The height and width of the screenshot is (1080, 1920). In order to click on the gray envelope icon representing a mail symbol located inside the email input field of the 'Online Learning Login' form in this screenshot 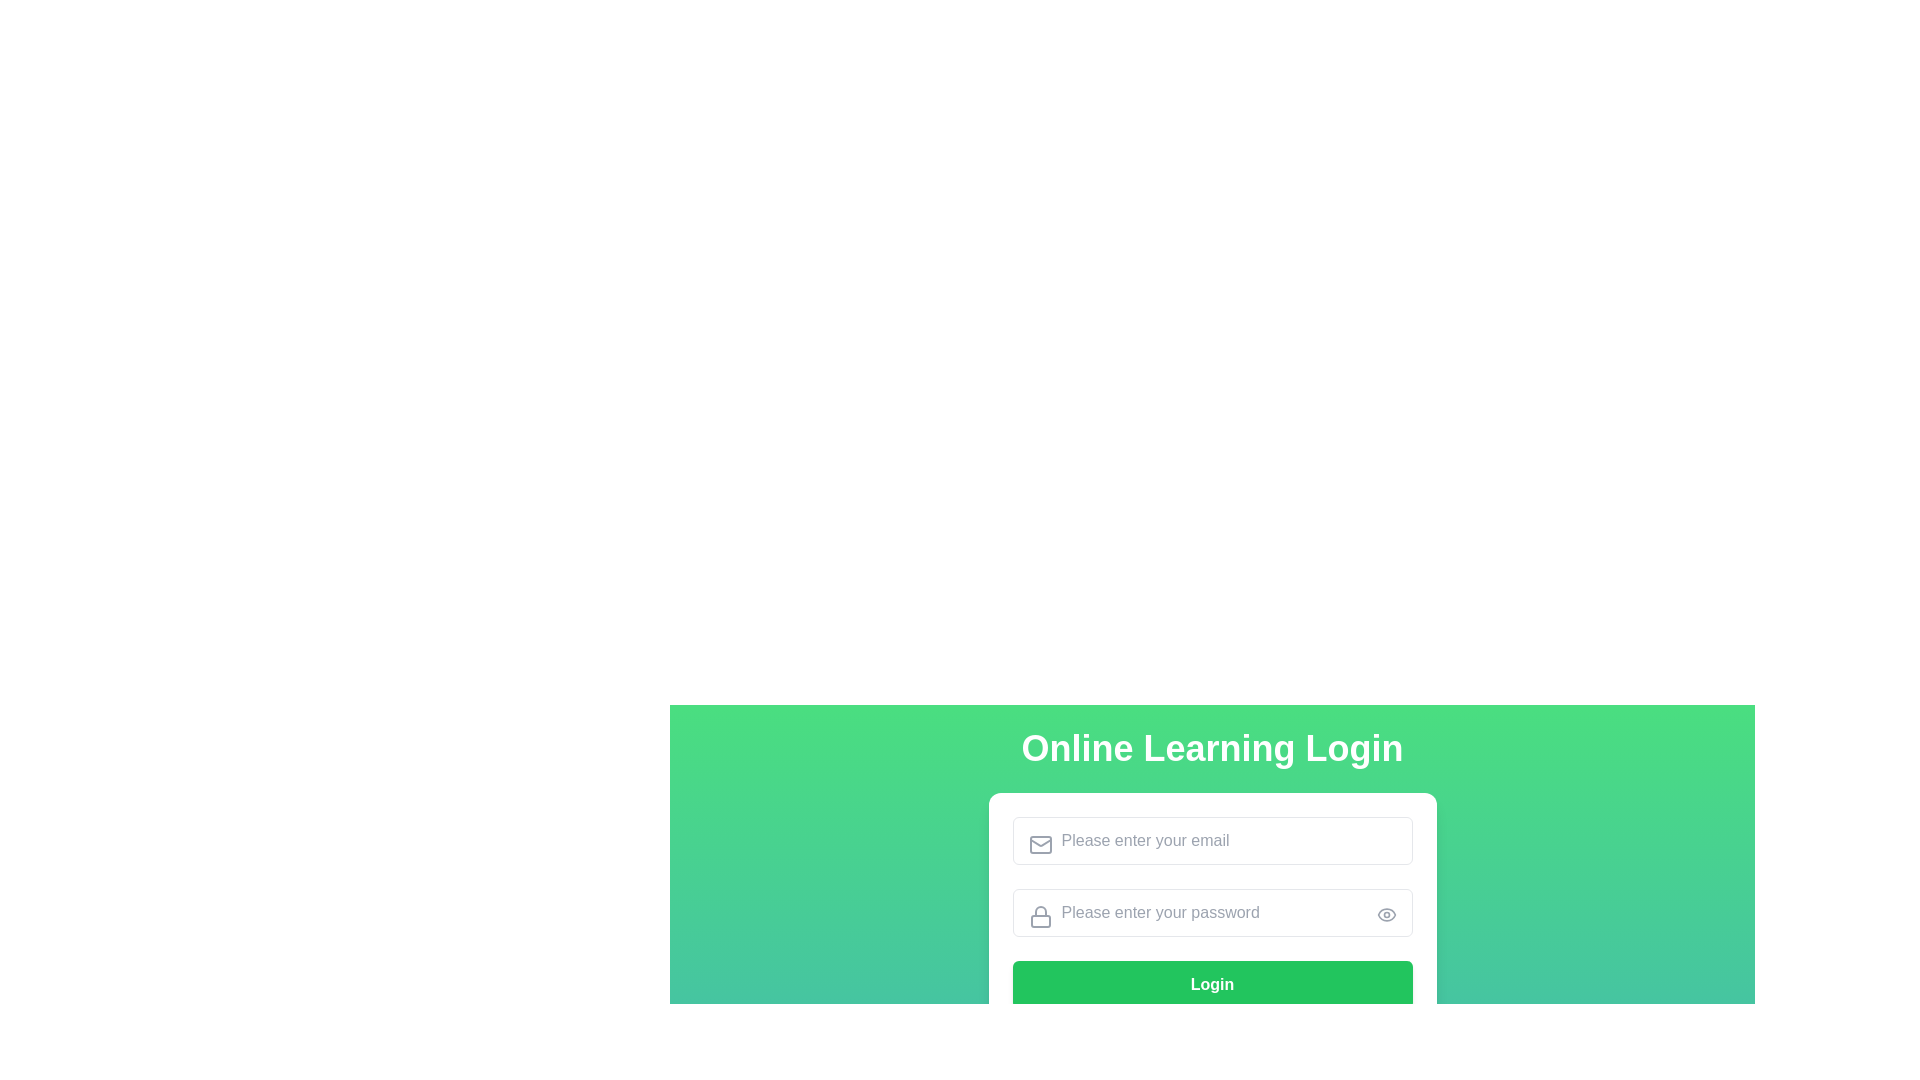, I will do `click(1040, 844)`.